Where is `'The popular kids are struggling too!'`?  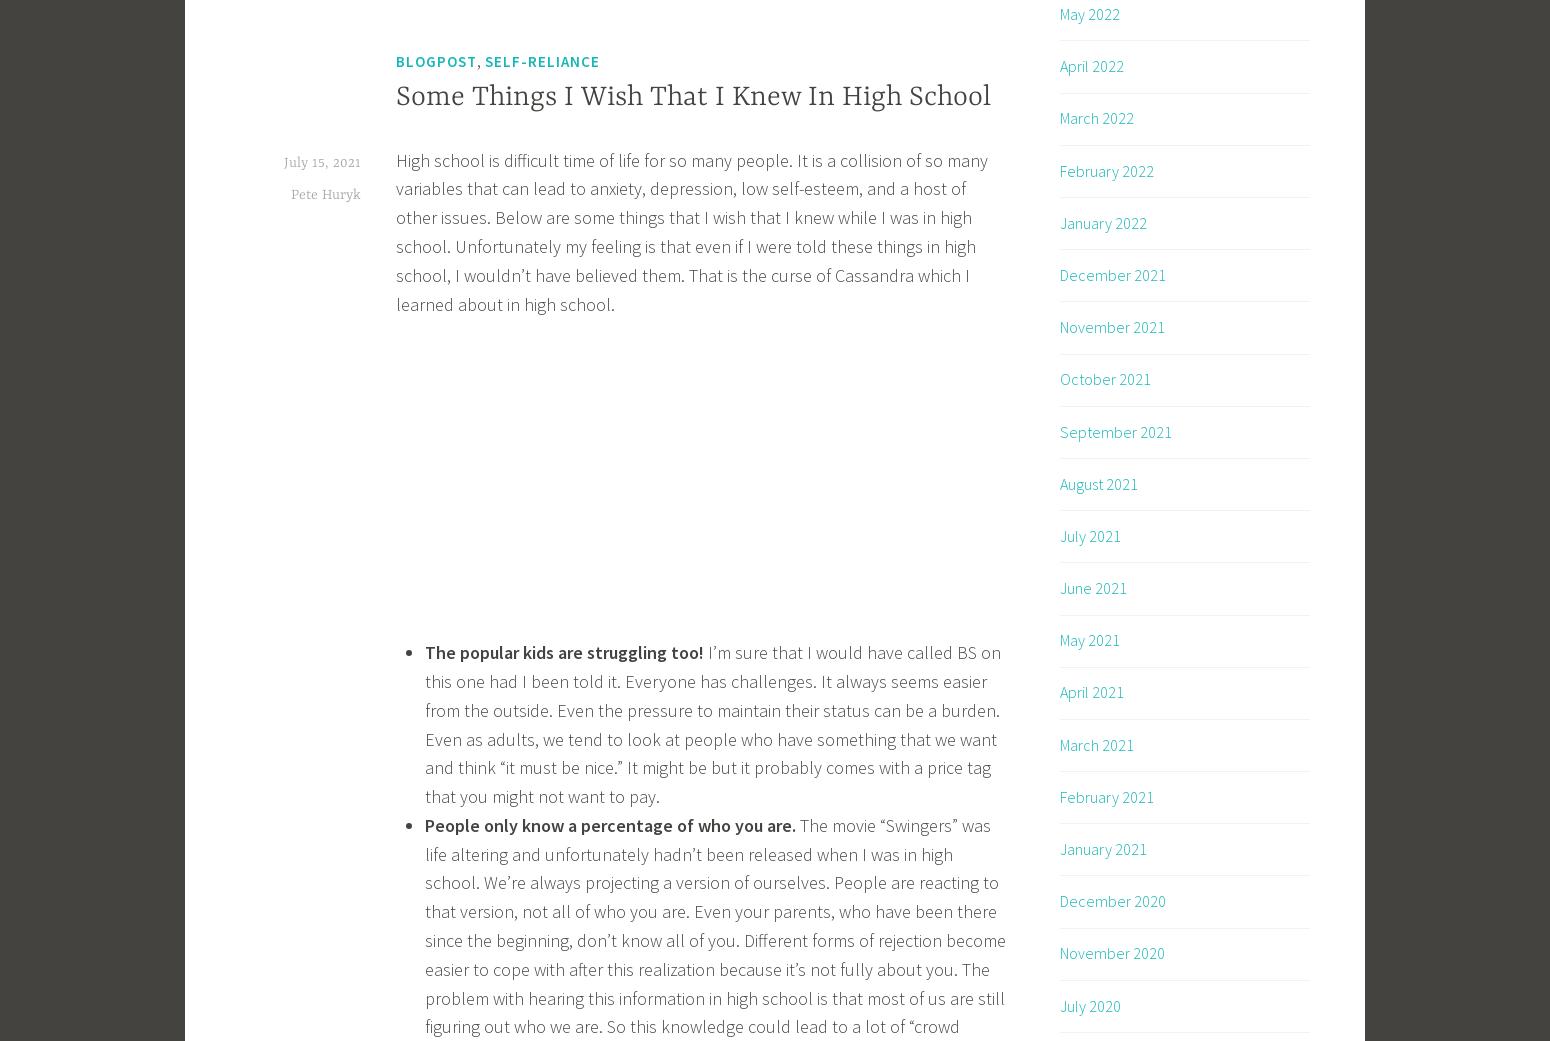
'The popular kids are struggling too!' is located at coordinates (565, 651).